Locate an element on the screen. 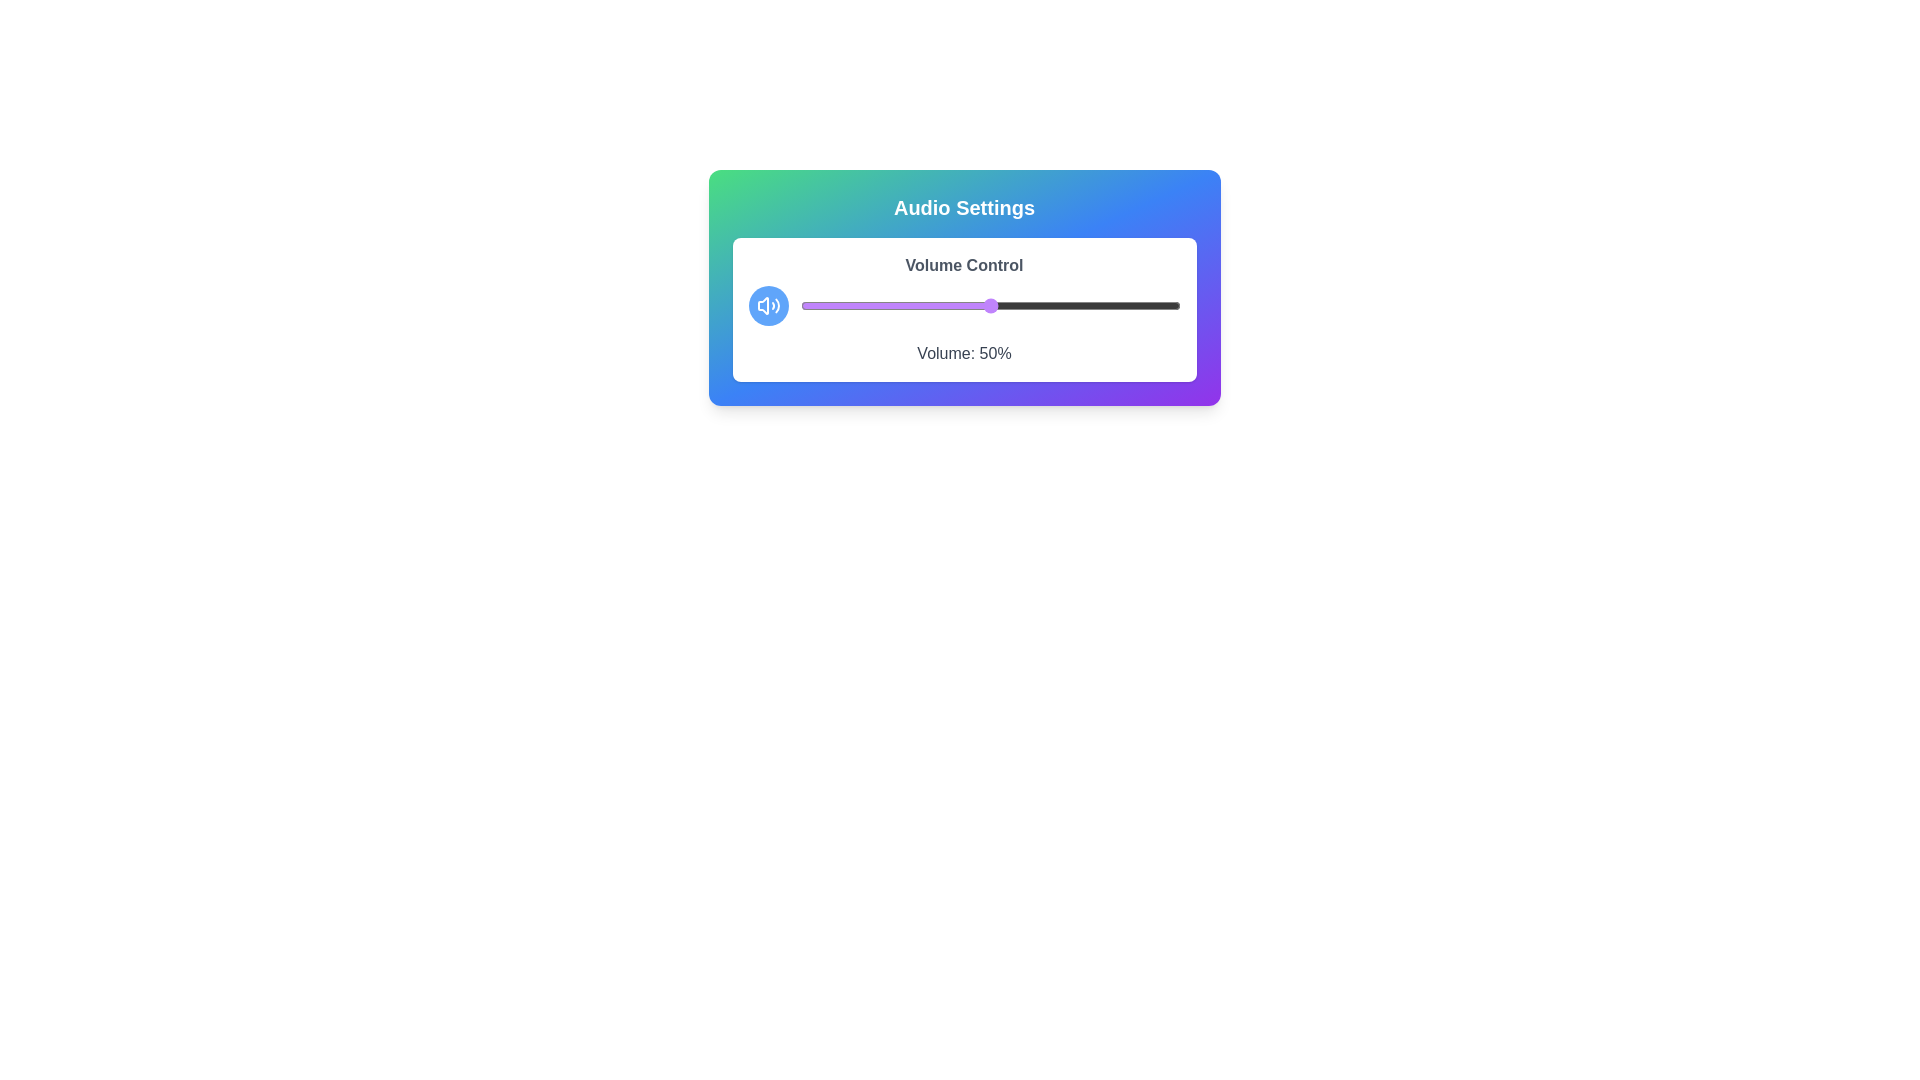 Image resolution: width=1920 pixels, height=1080 pixels. the 'Audio Settings' heading element, which is a large, bold, white text centered at the top of the layout with a gradient background transitioning from green to blue is located at coordinates (964, 208).